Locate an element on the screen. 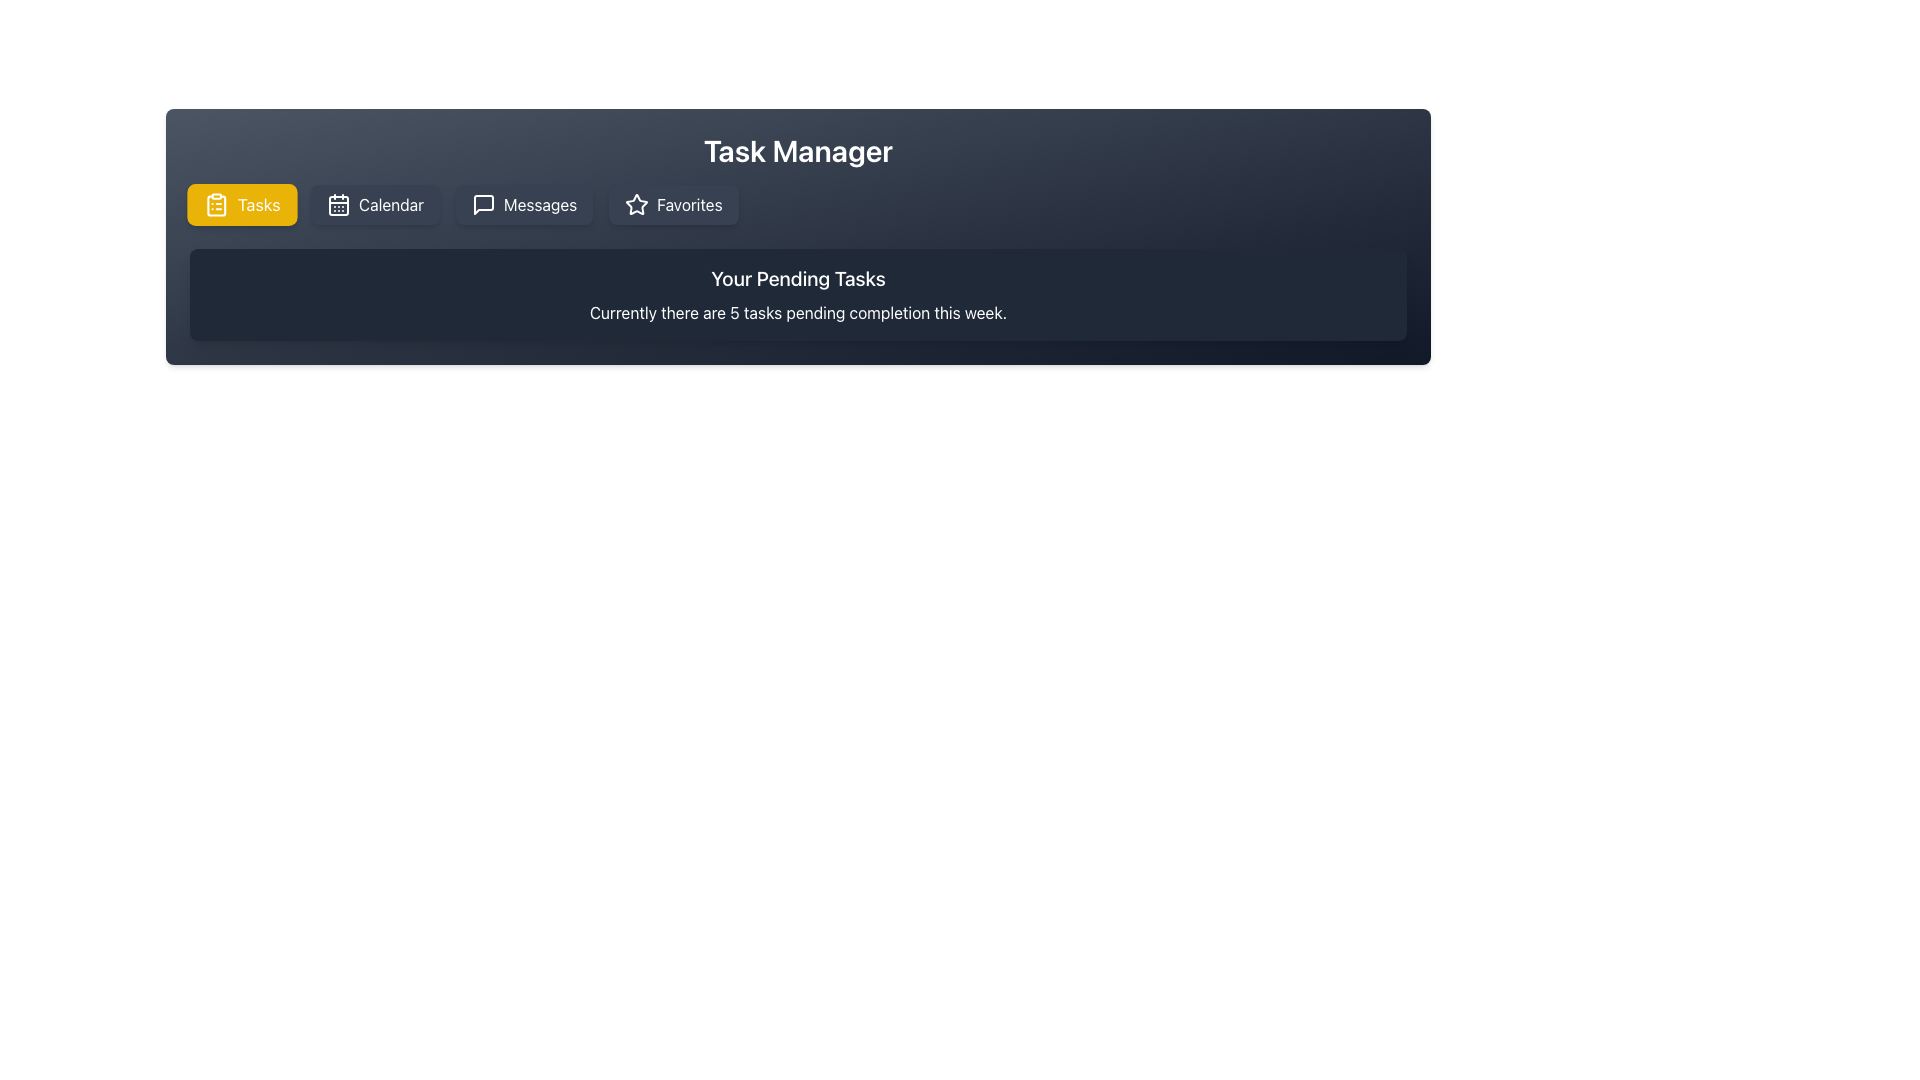 The image size is (1920, 1080). the five-pointed star icon within the 'Favorites' button located in the menu bar at the top of the page is located at coordinates (636, 204).